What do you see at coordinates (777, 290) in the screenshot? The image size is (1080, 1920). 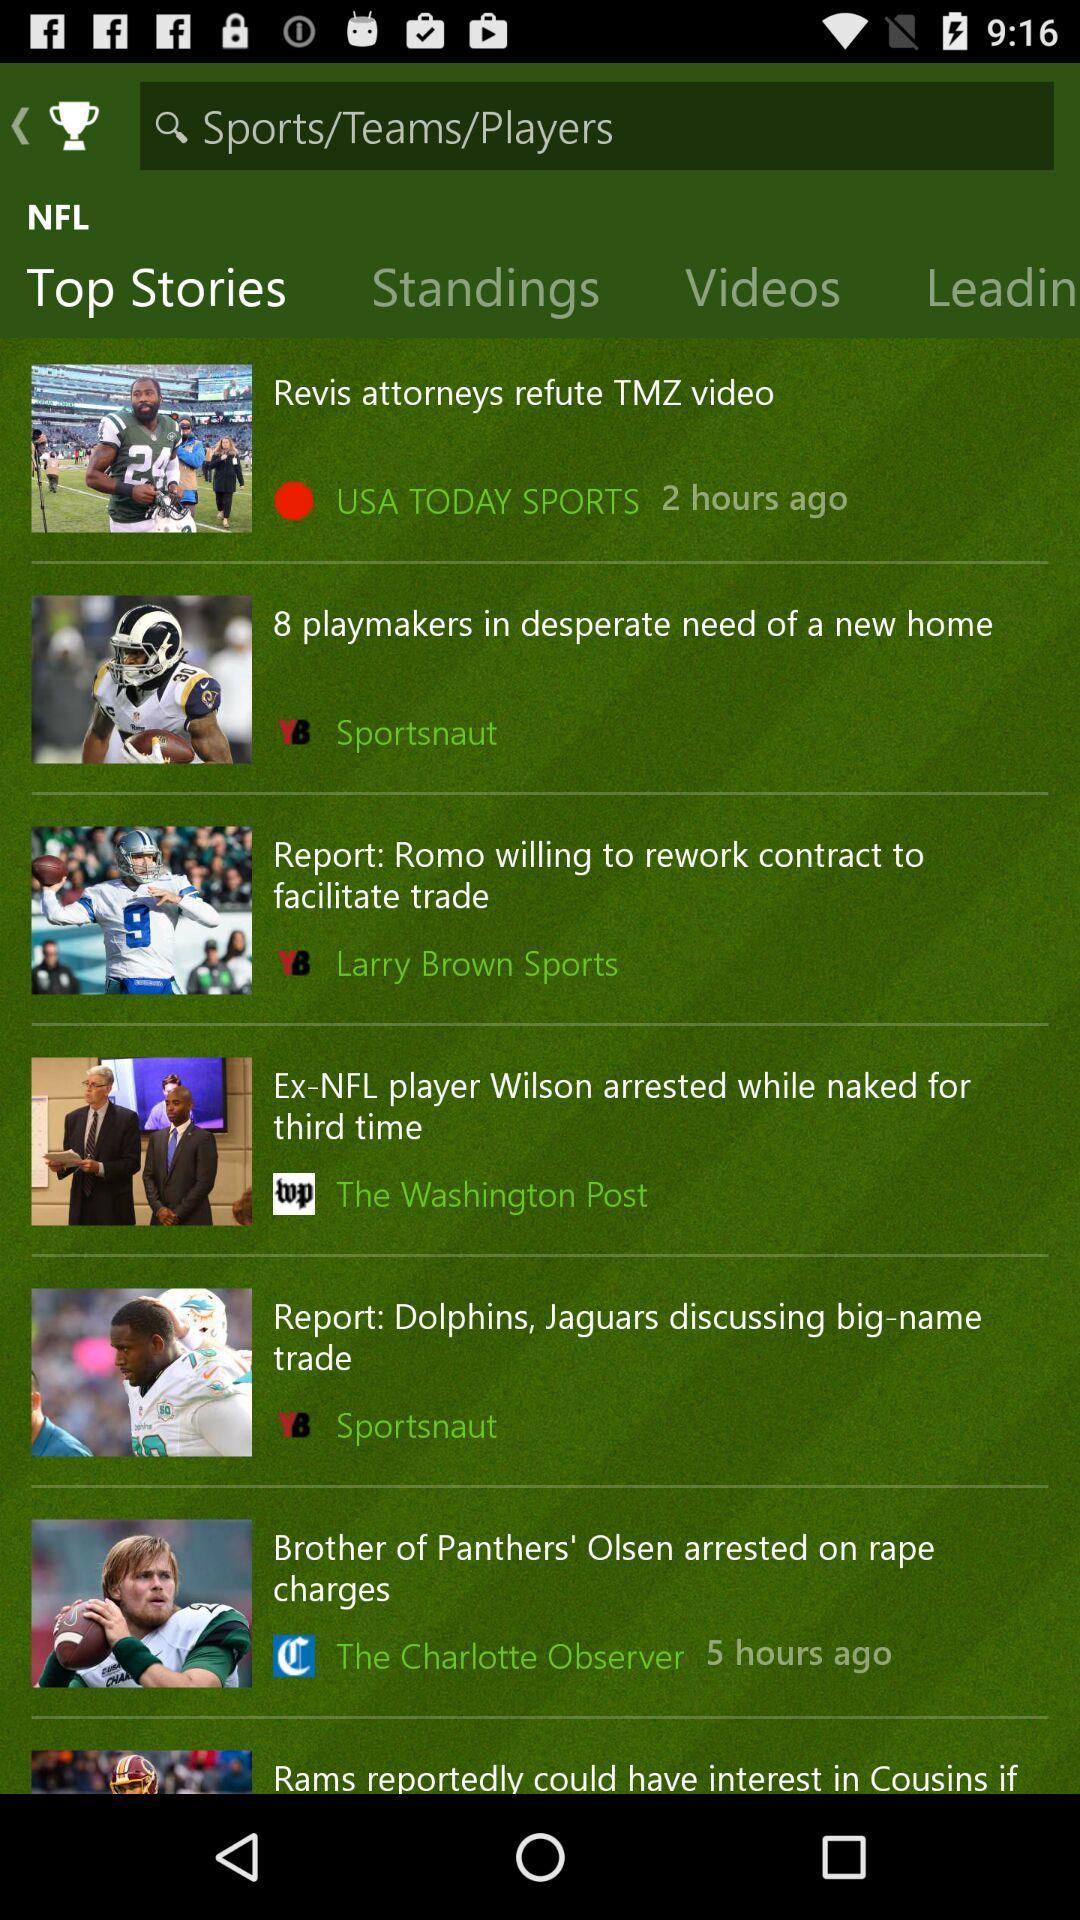 I see `the item next to the leading players icon` at bounding box center [777, 290].